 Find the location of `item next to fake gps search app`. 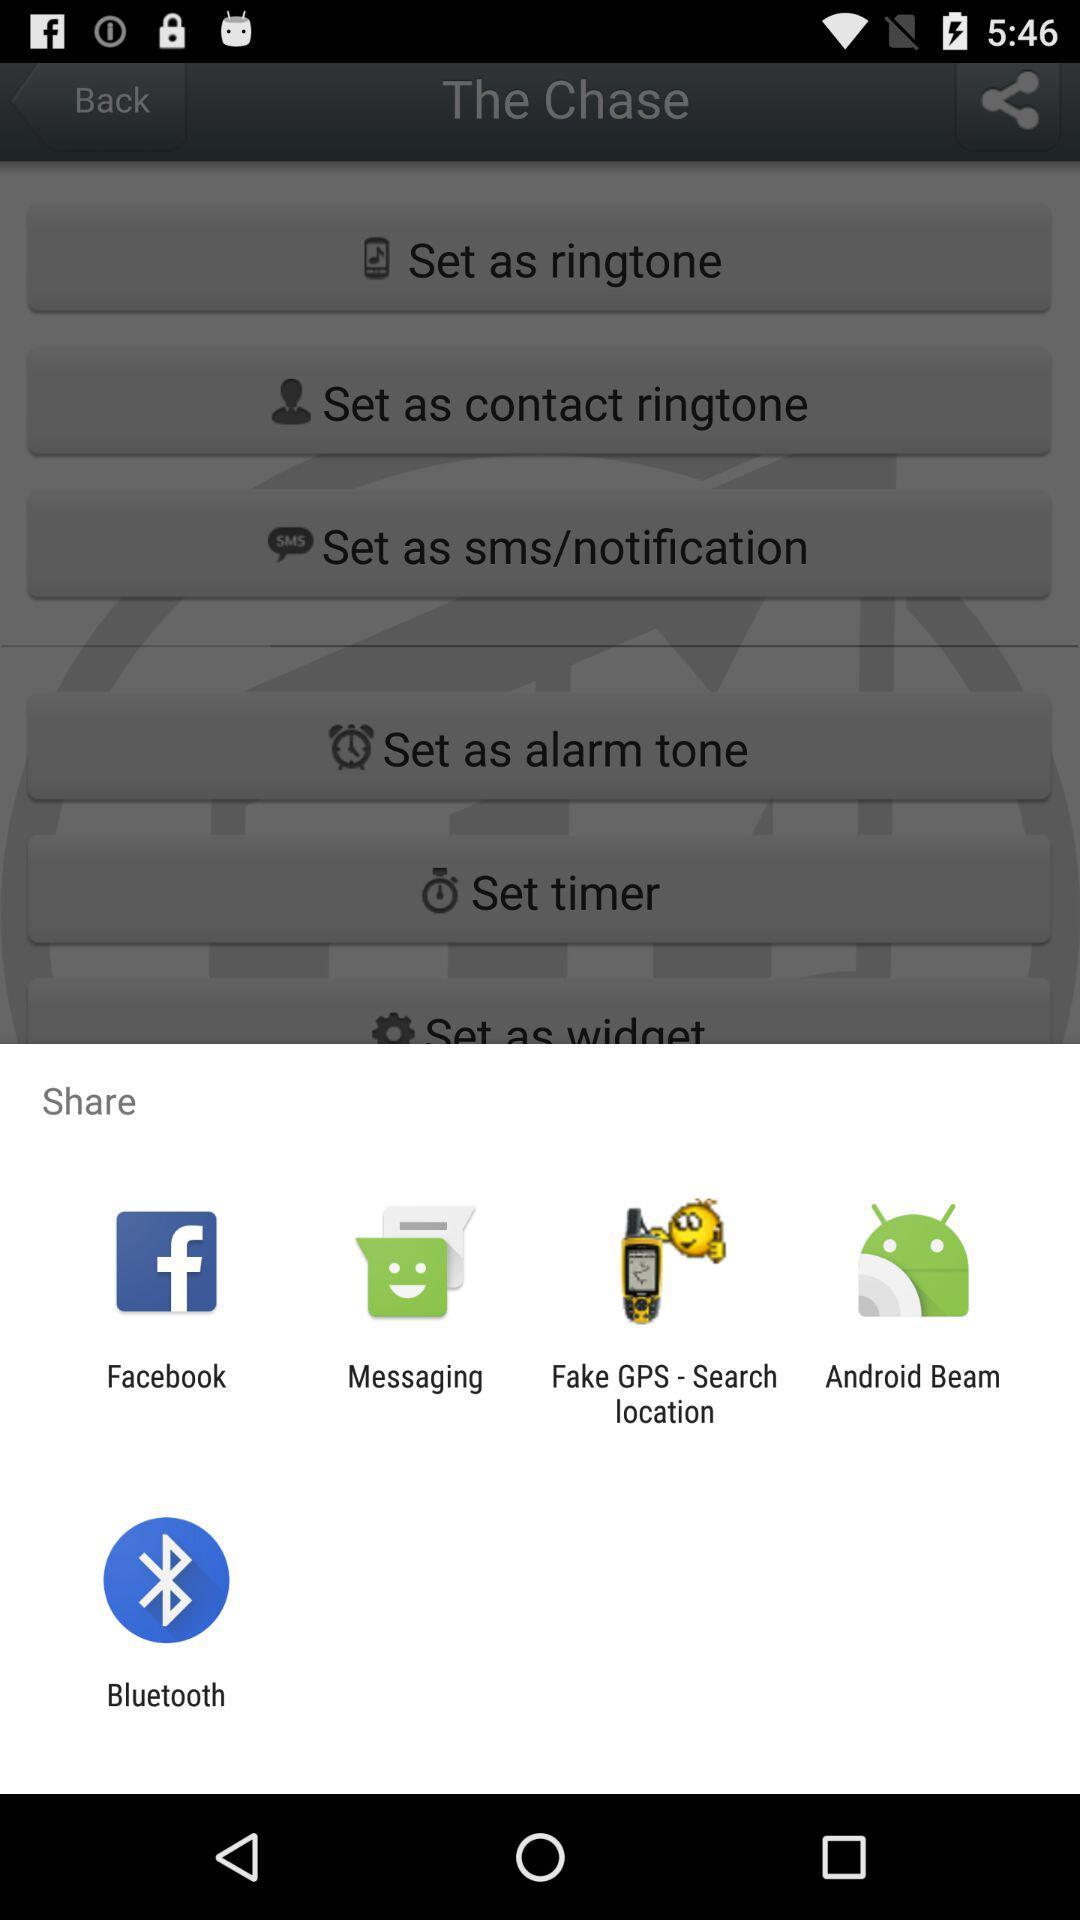

item next to fake gps search app is located at coordinates (913, 1392).